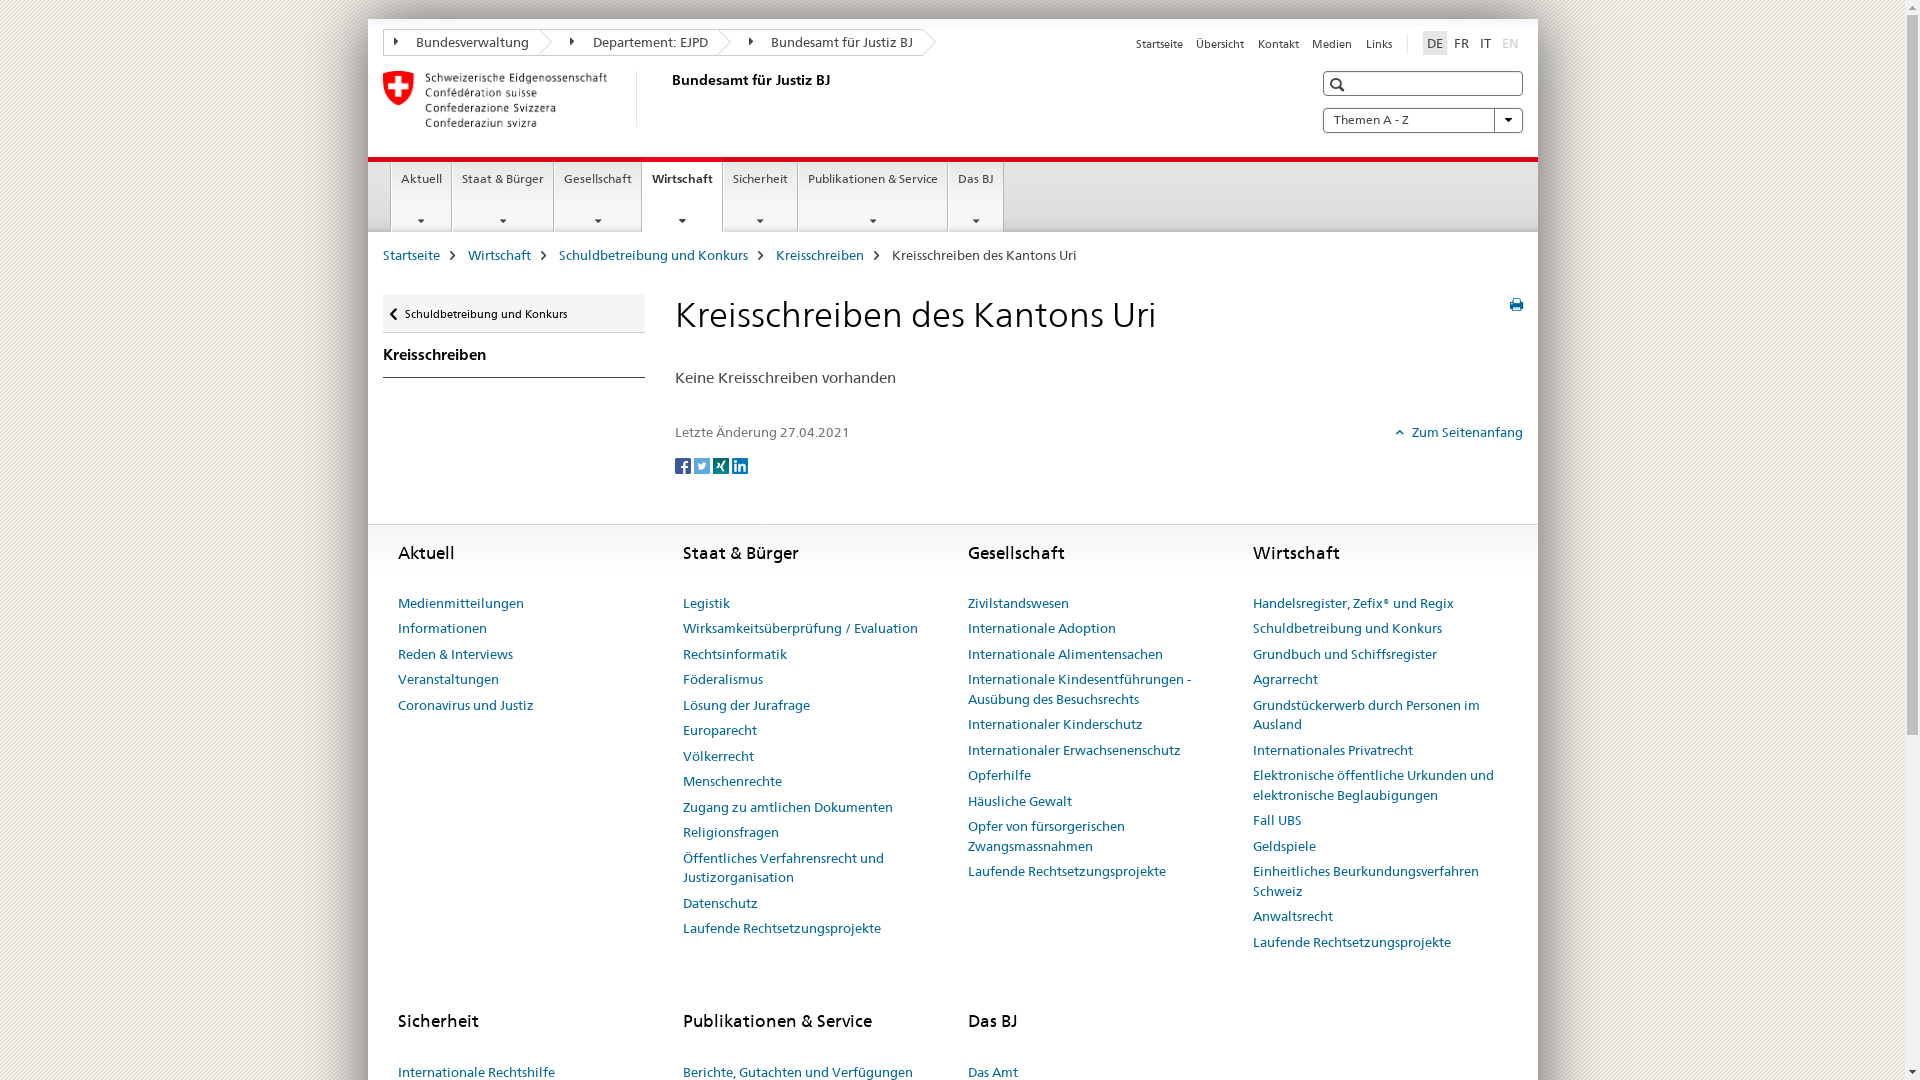 This screenshot has width=1920, height=1080. I want to click on 'Medienmitteilungen', so click(459, 603).